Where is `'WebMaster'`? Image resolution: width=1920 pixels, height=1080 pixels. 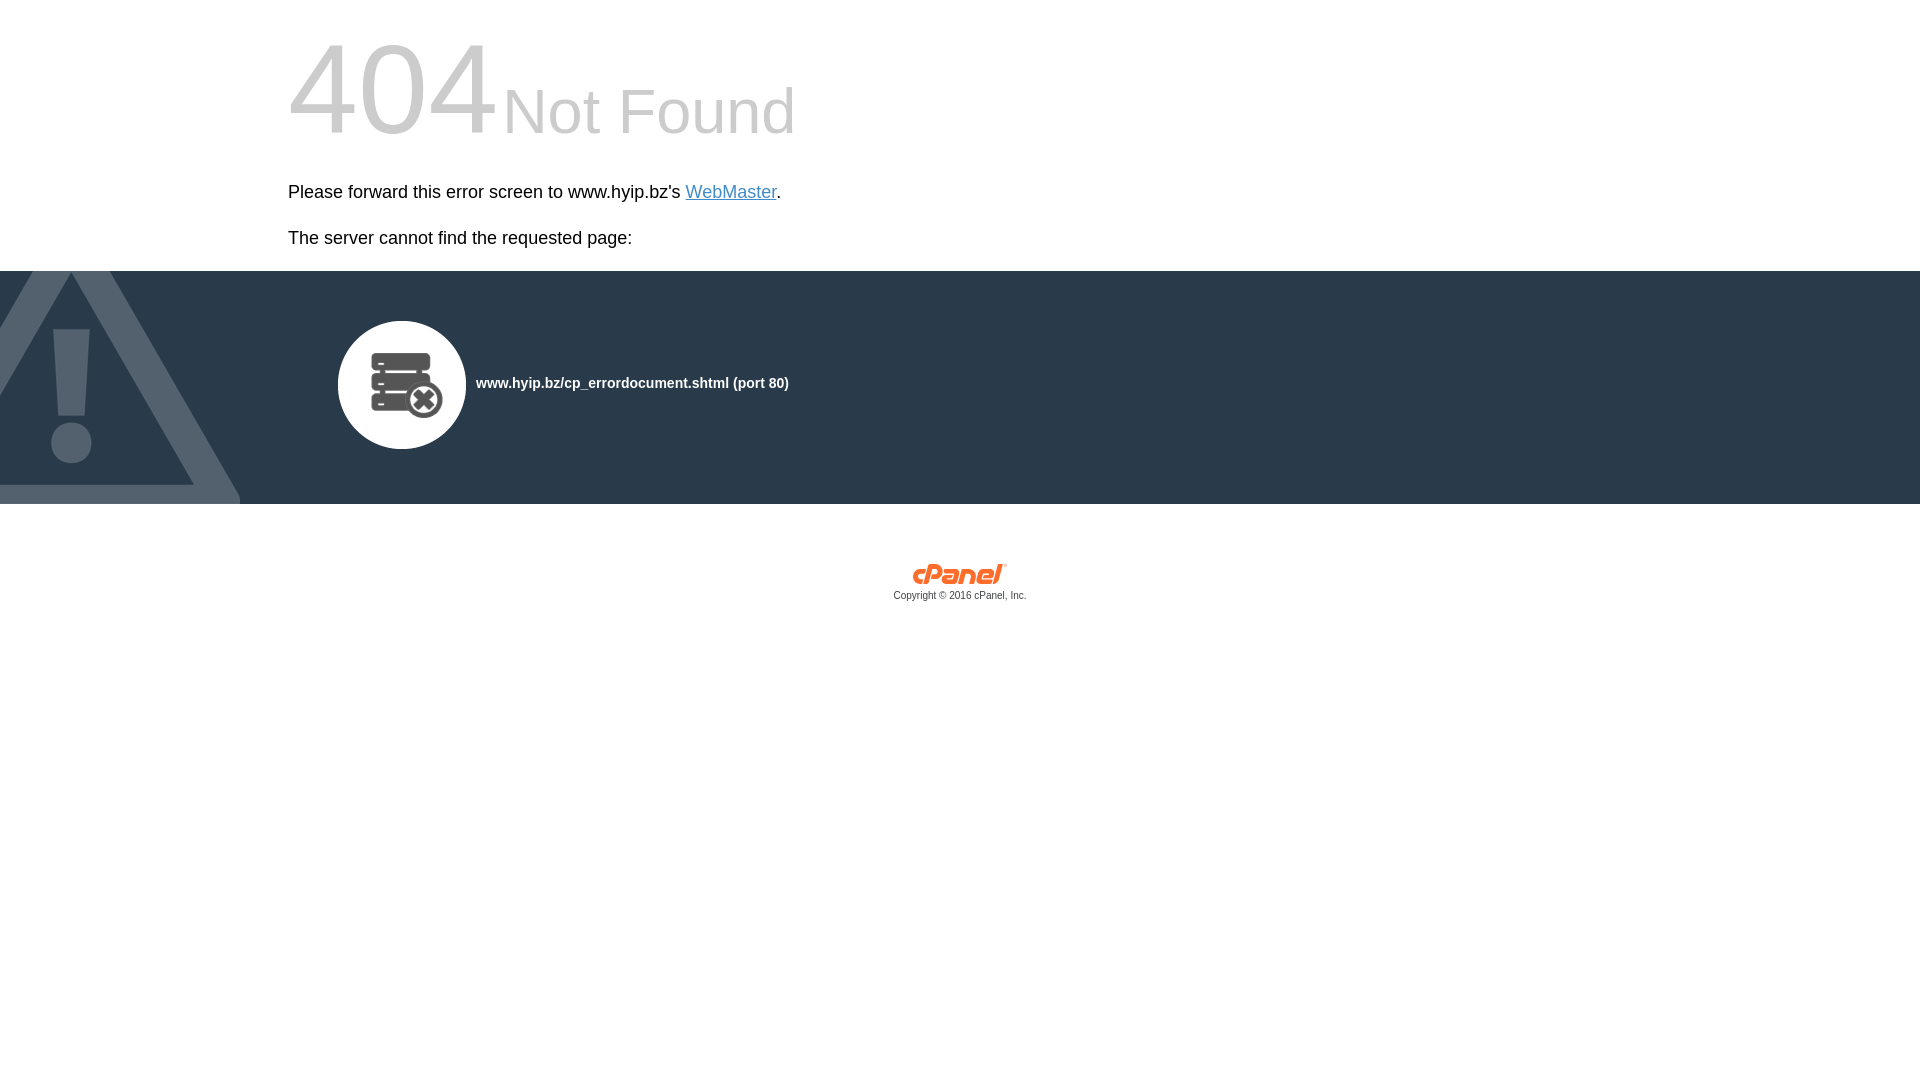
'WebMaster' is located at coordinates (730, 192).